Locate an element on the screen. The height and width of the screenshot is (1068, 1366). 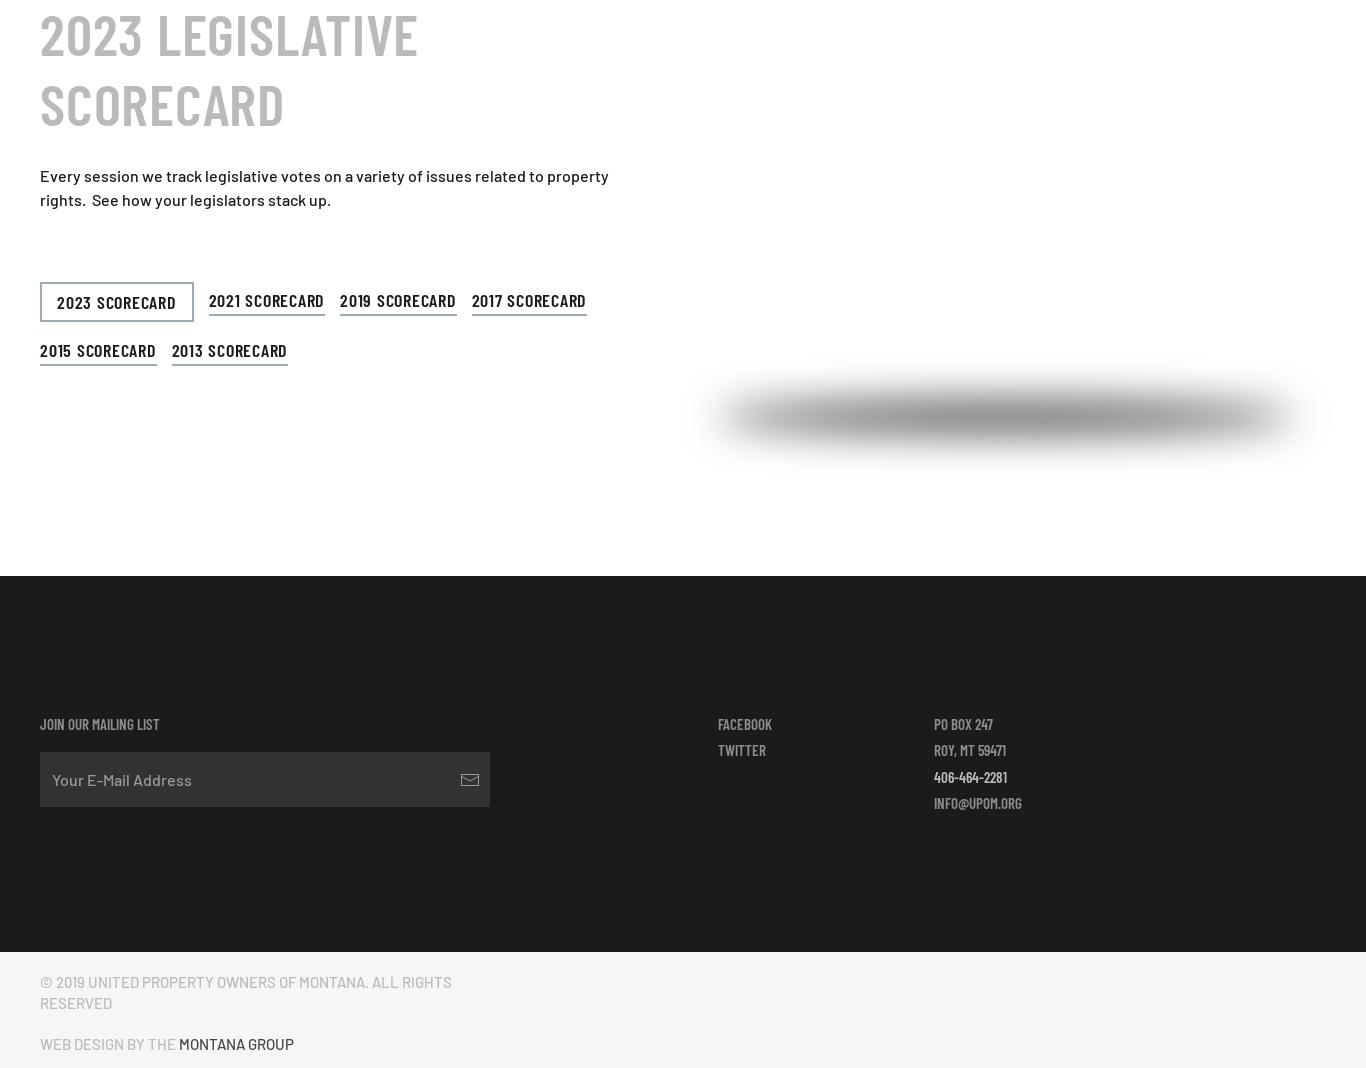
'Join our mailing list' is located at coordinates (99, 723).